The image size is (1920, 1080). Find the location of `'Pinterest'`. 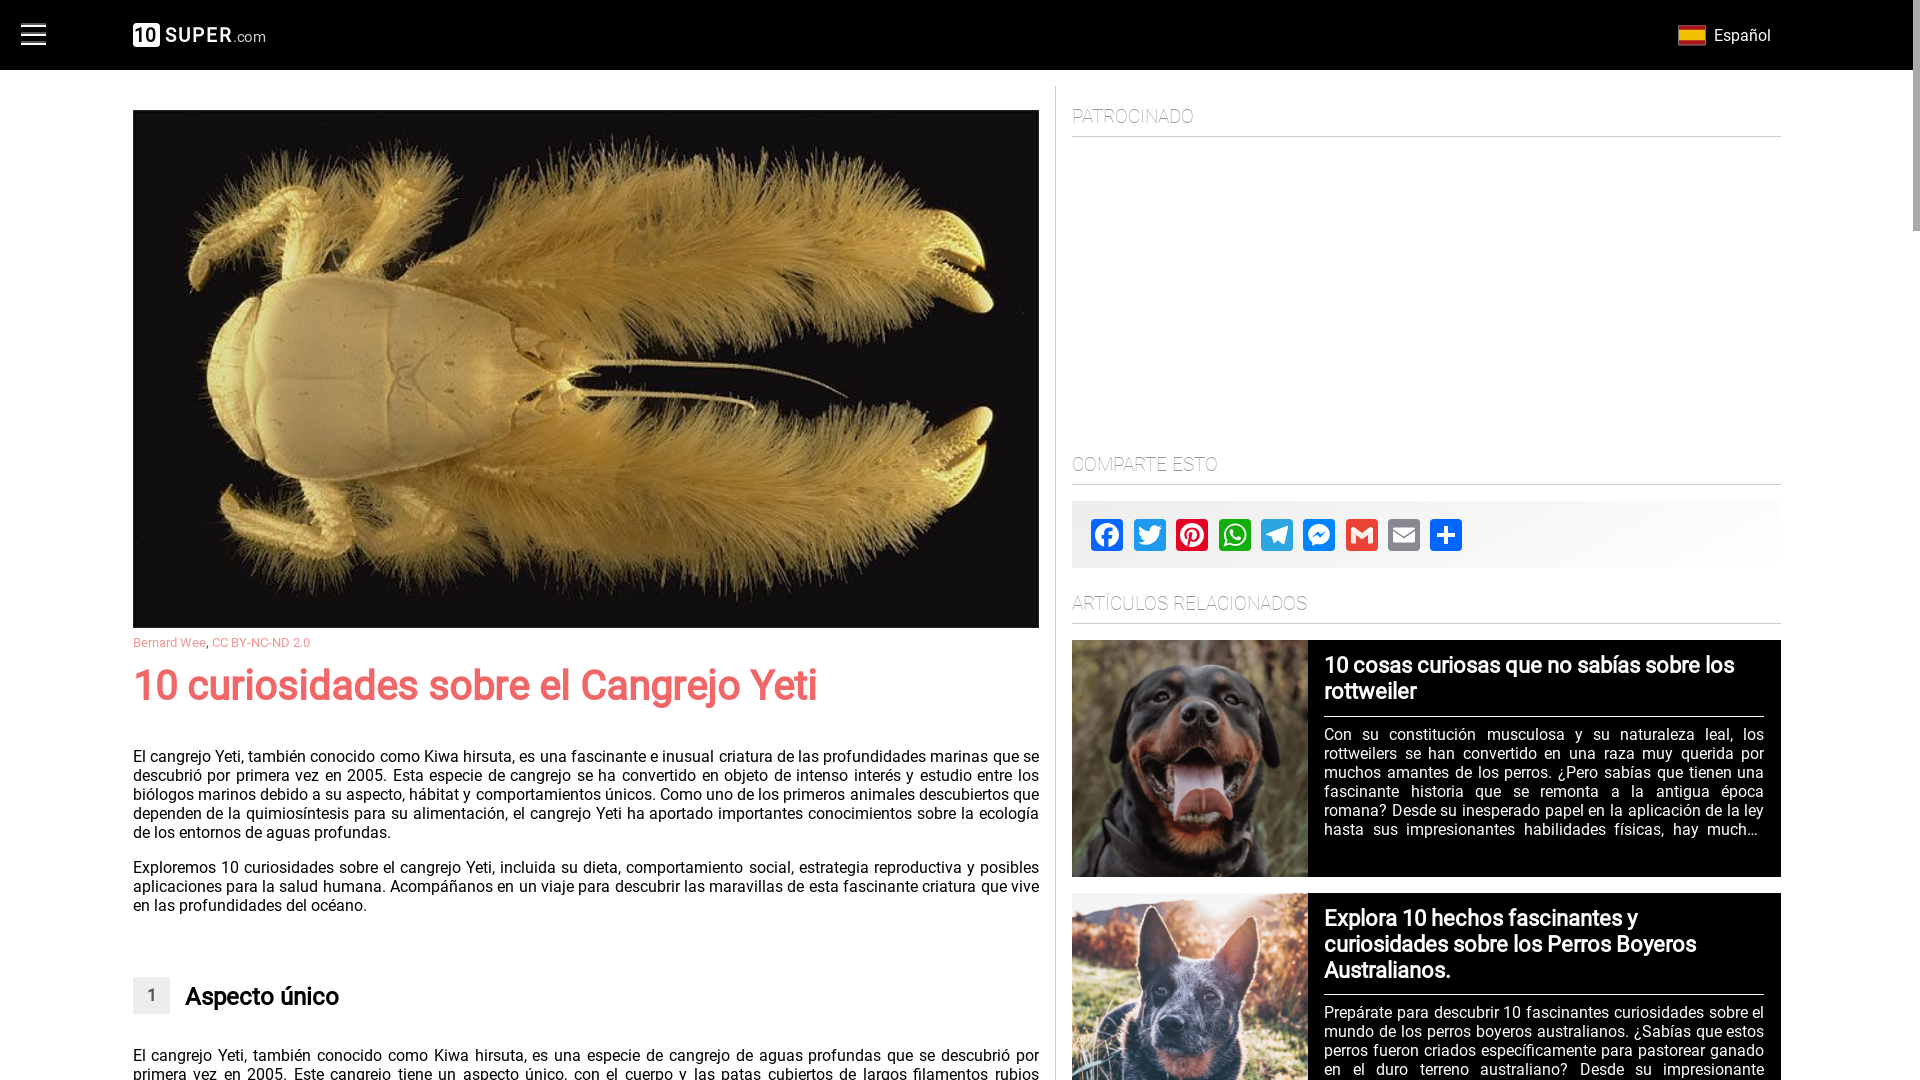

'Pinterest' is located at coordinates (1191, 534).